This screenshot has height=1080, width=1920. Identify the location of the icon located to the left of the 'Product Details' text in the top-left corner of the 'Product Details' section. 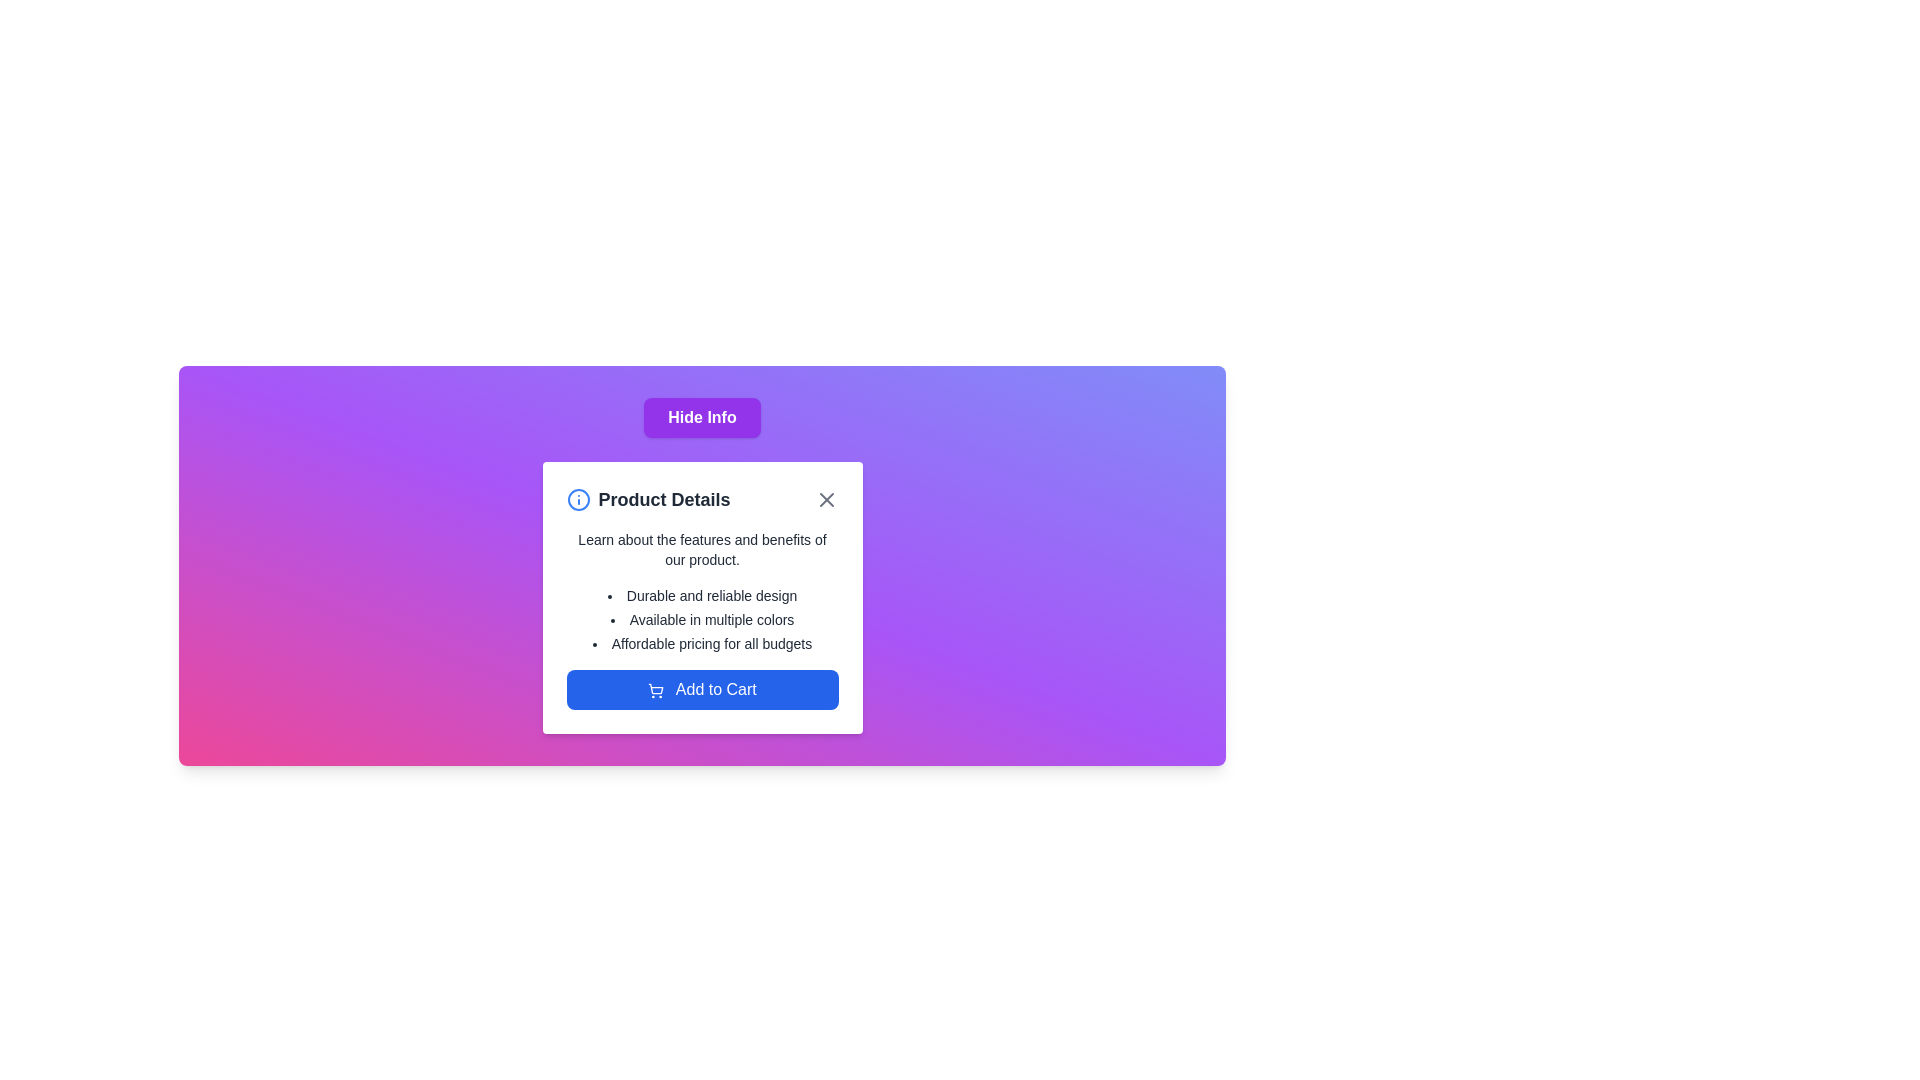
(577, 499).